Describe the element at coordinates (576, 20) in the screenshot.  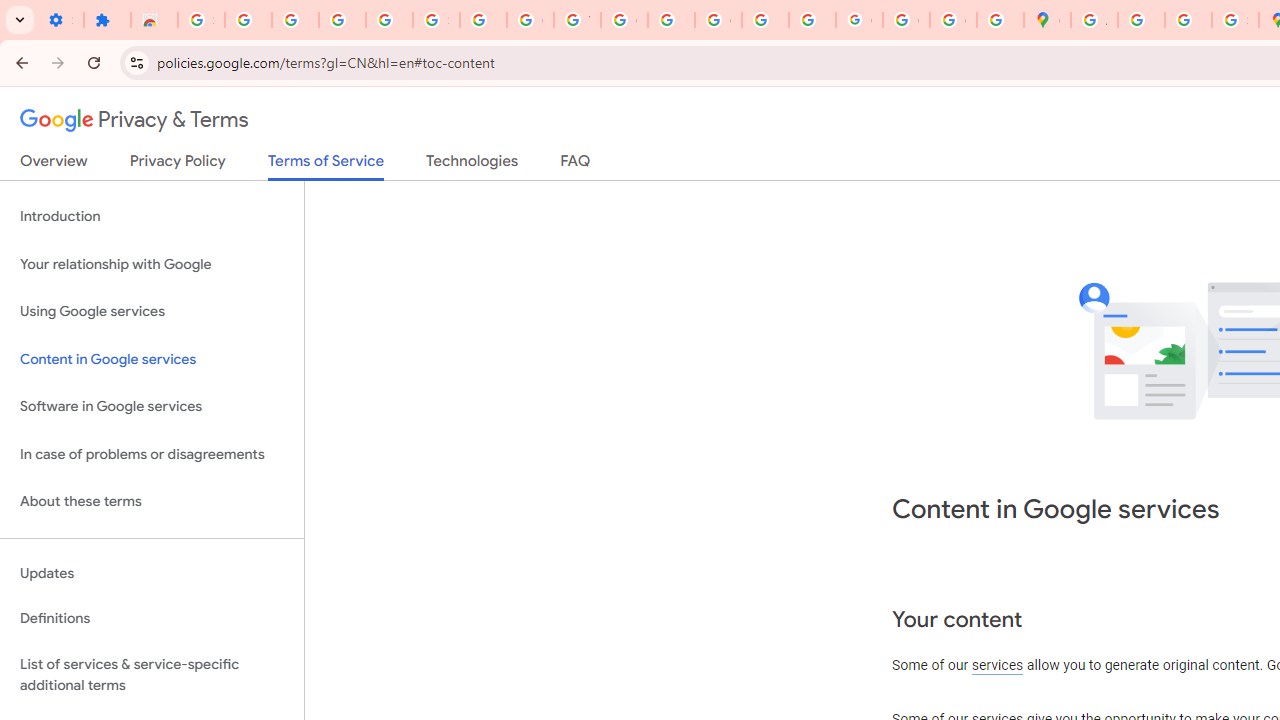
I see `'YouTube'` at that location.